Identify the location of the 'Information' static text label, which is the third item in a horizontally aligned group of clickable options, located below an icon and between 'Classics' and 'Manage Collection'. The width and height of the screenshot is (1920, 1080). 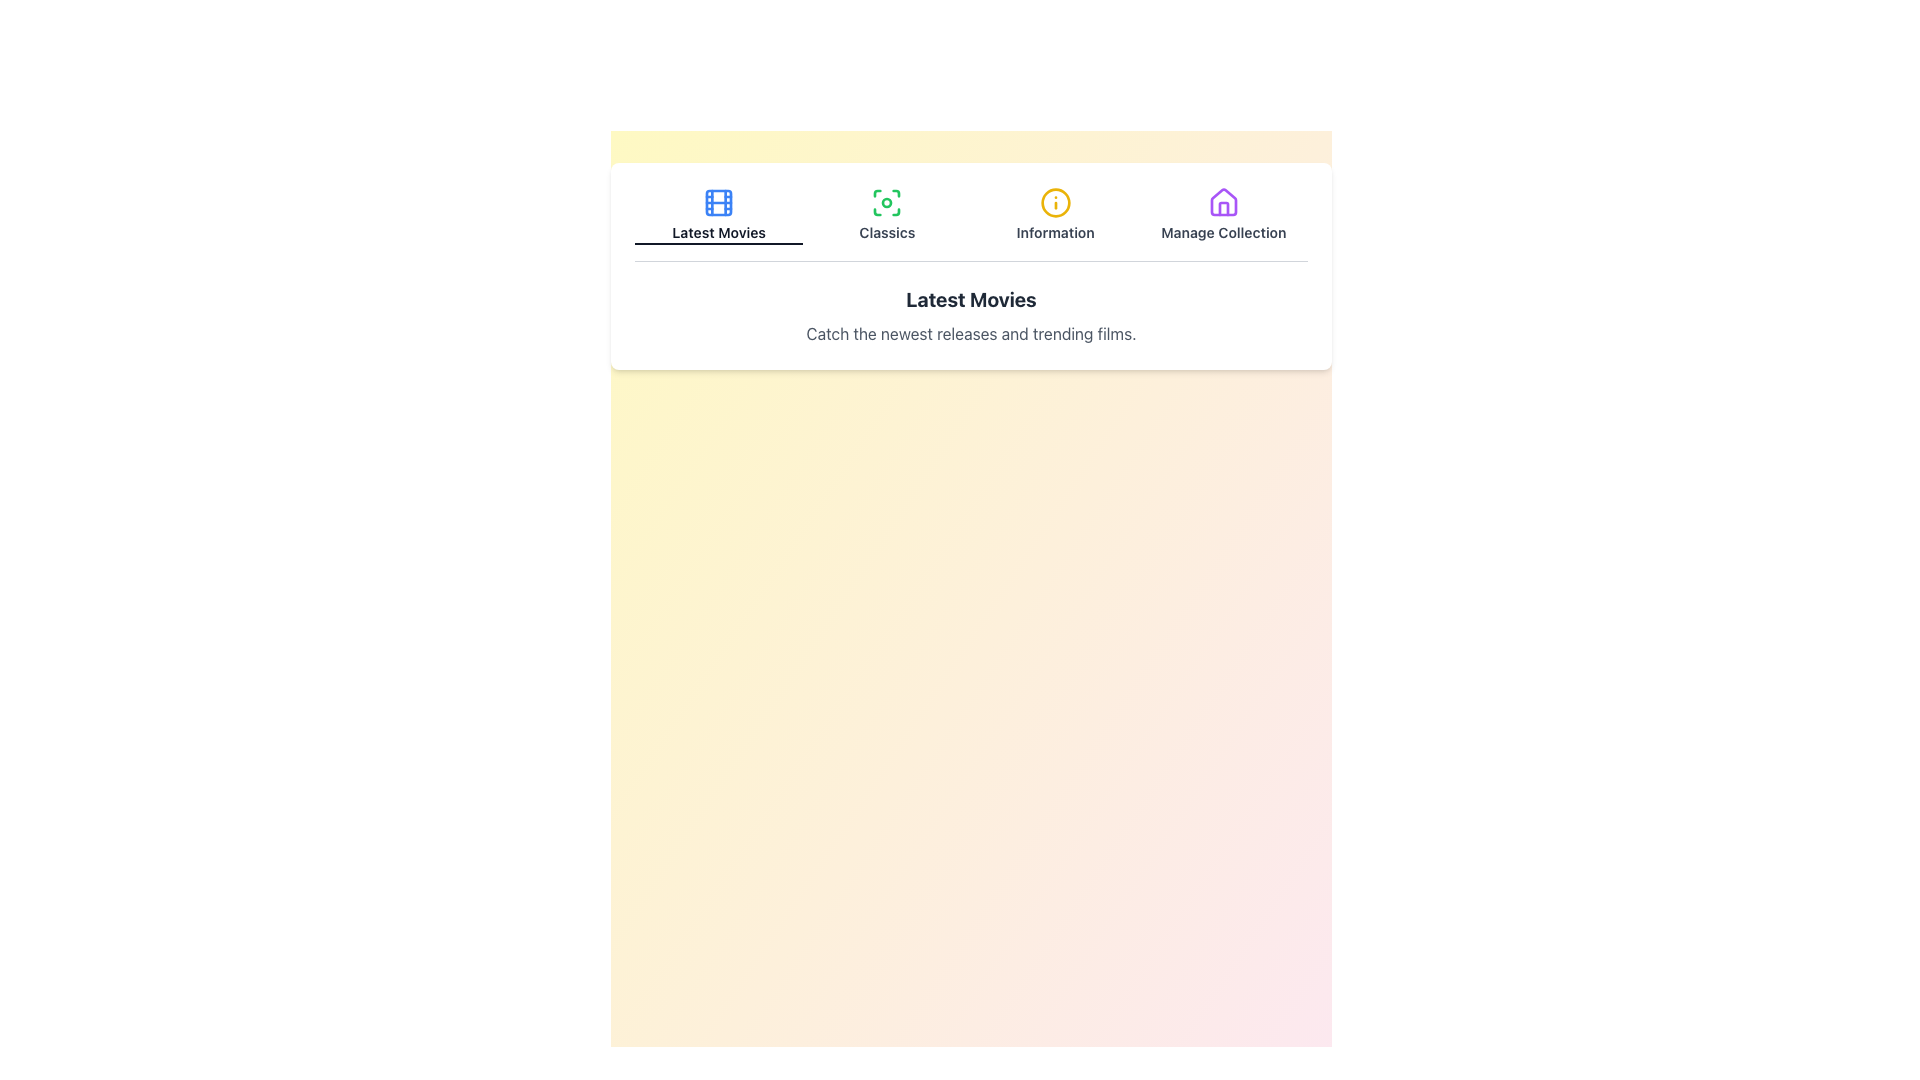
(1054, 231).